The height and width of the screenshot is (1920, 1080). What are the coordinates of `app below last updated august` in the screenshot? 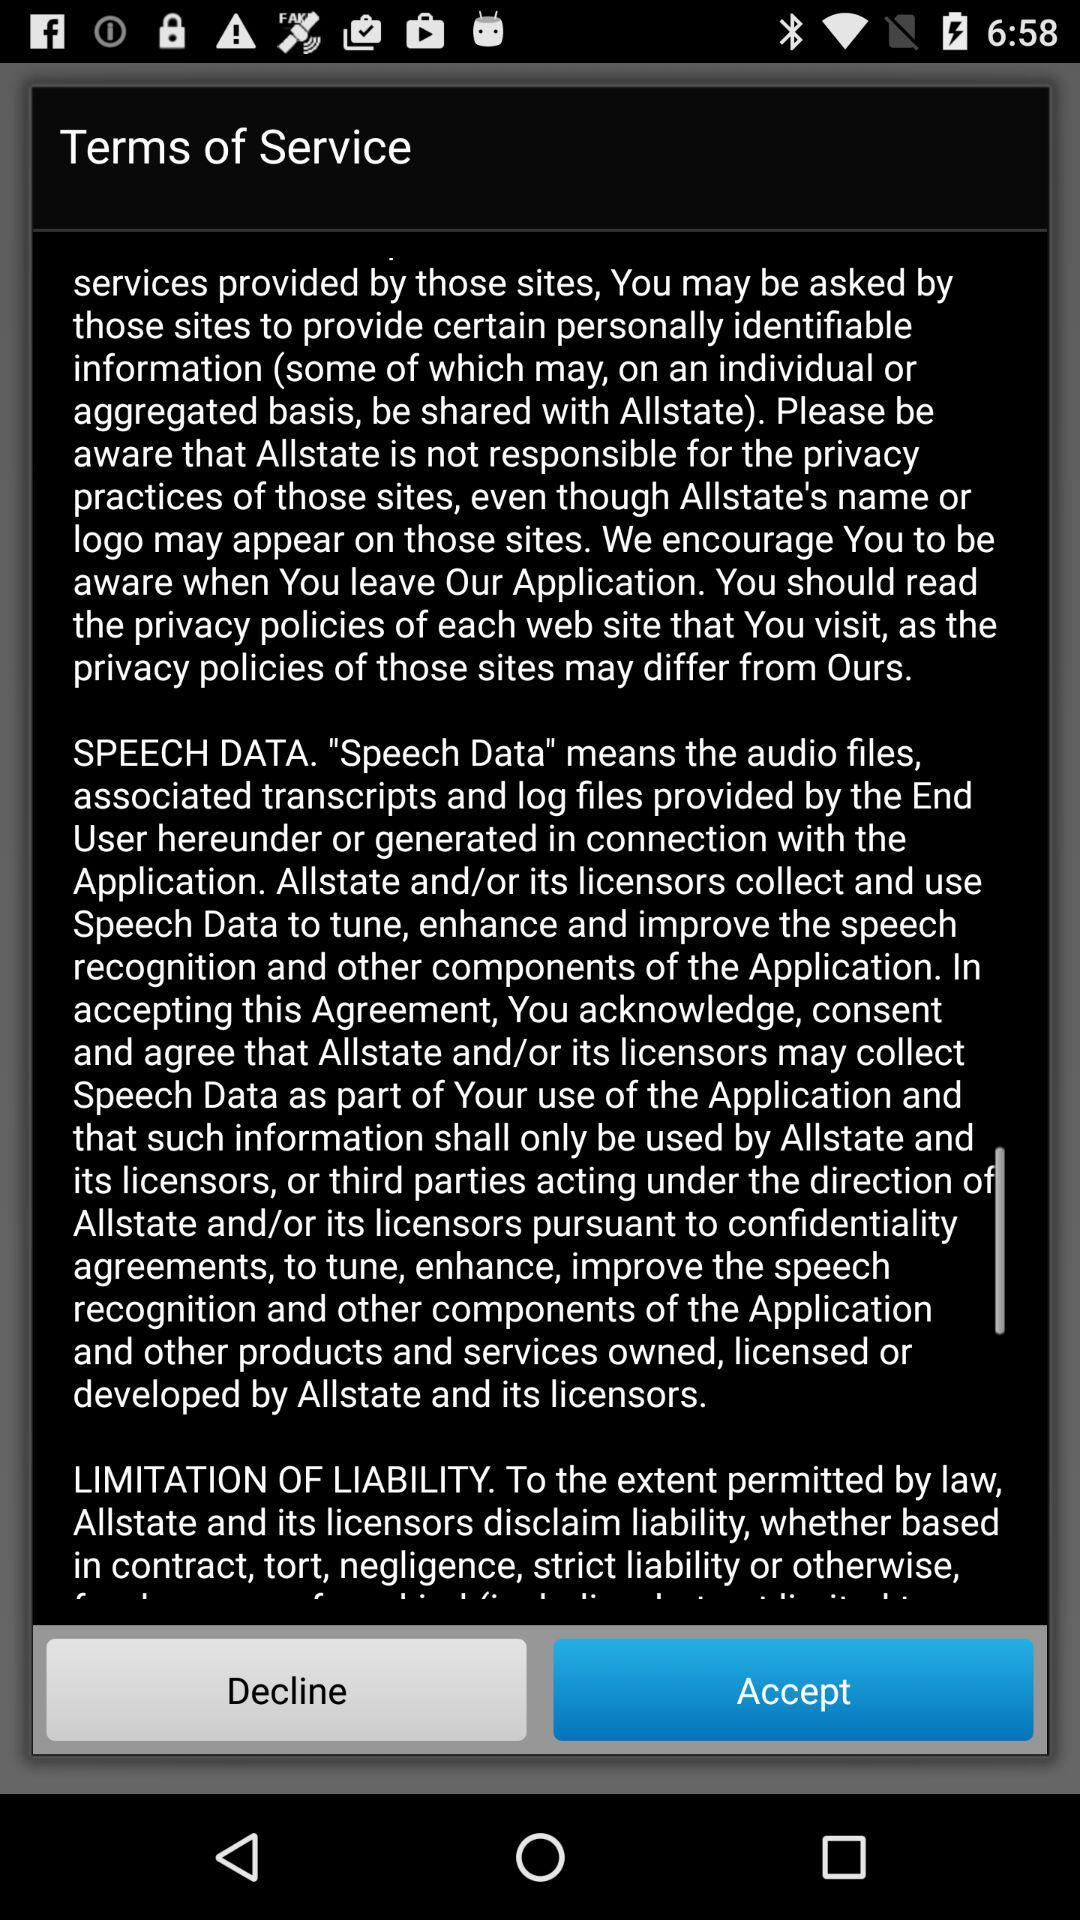 It's located at (286, 1688).